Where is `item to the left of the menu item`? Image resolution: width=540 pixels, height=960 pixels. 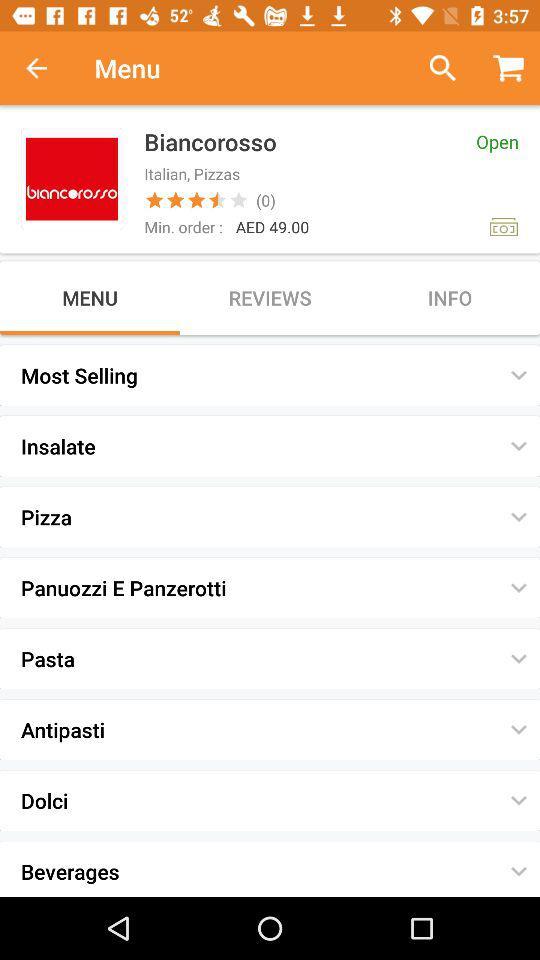
item to the left of the menu item is located at coordinates (47, 68).